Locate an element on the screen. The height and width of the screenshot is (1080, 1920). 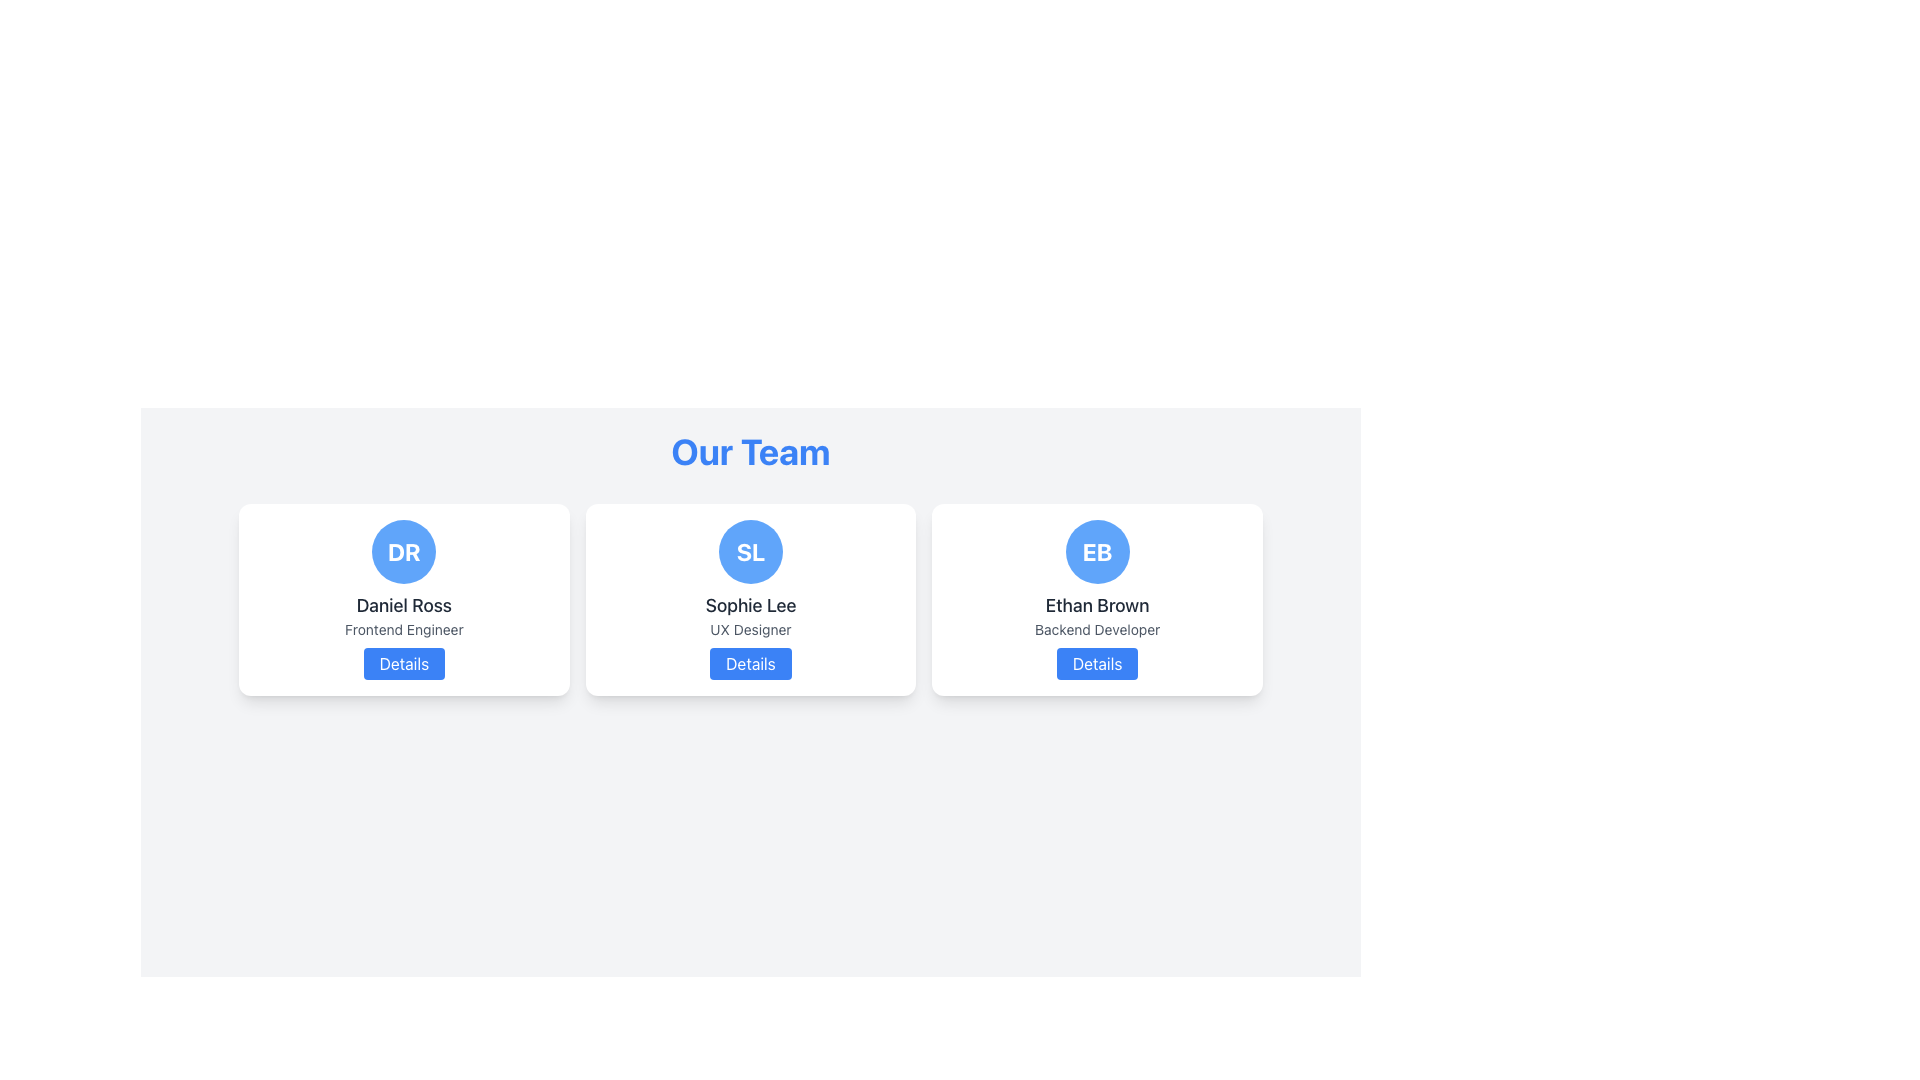
the circular badge with a blue background and white text 'EB' representing Ethan Brown in the team section is located at coordinates (1096, 551).